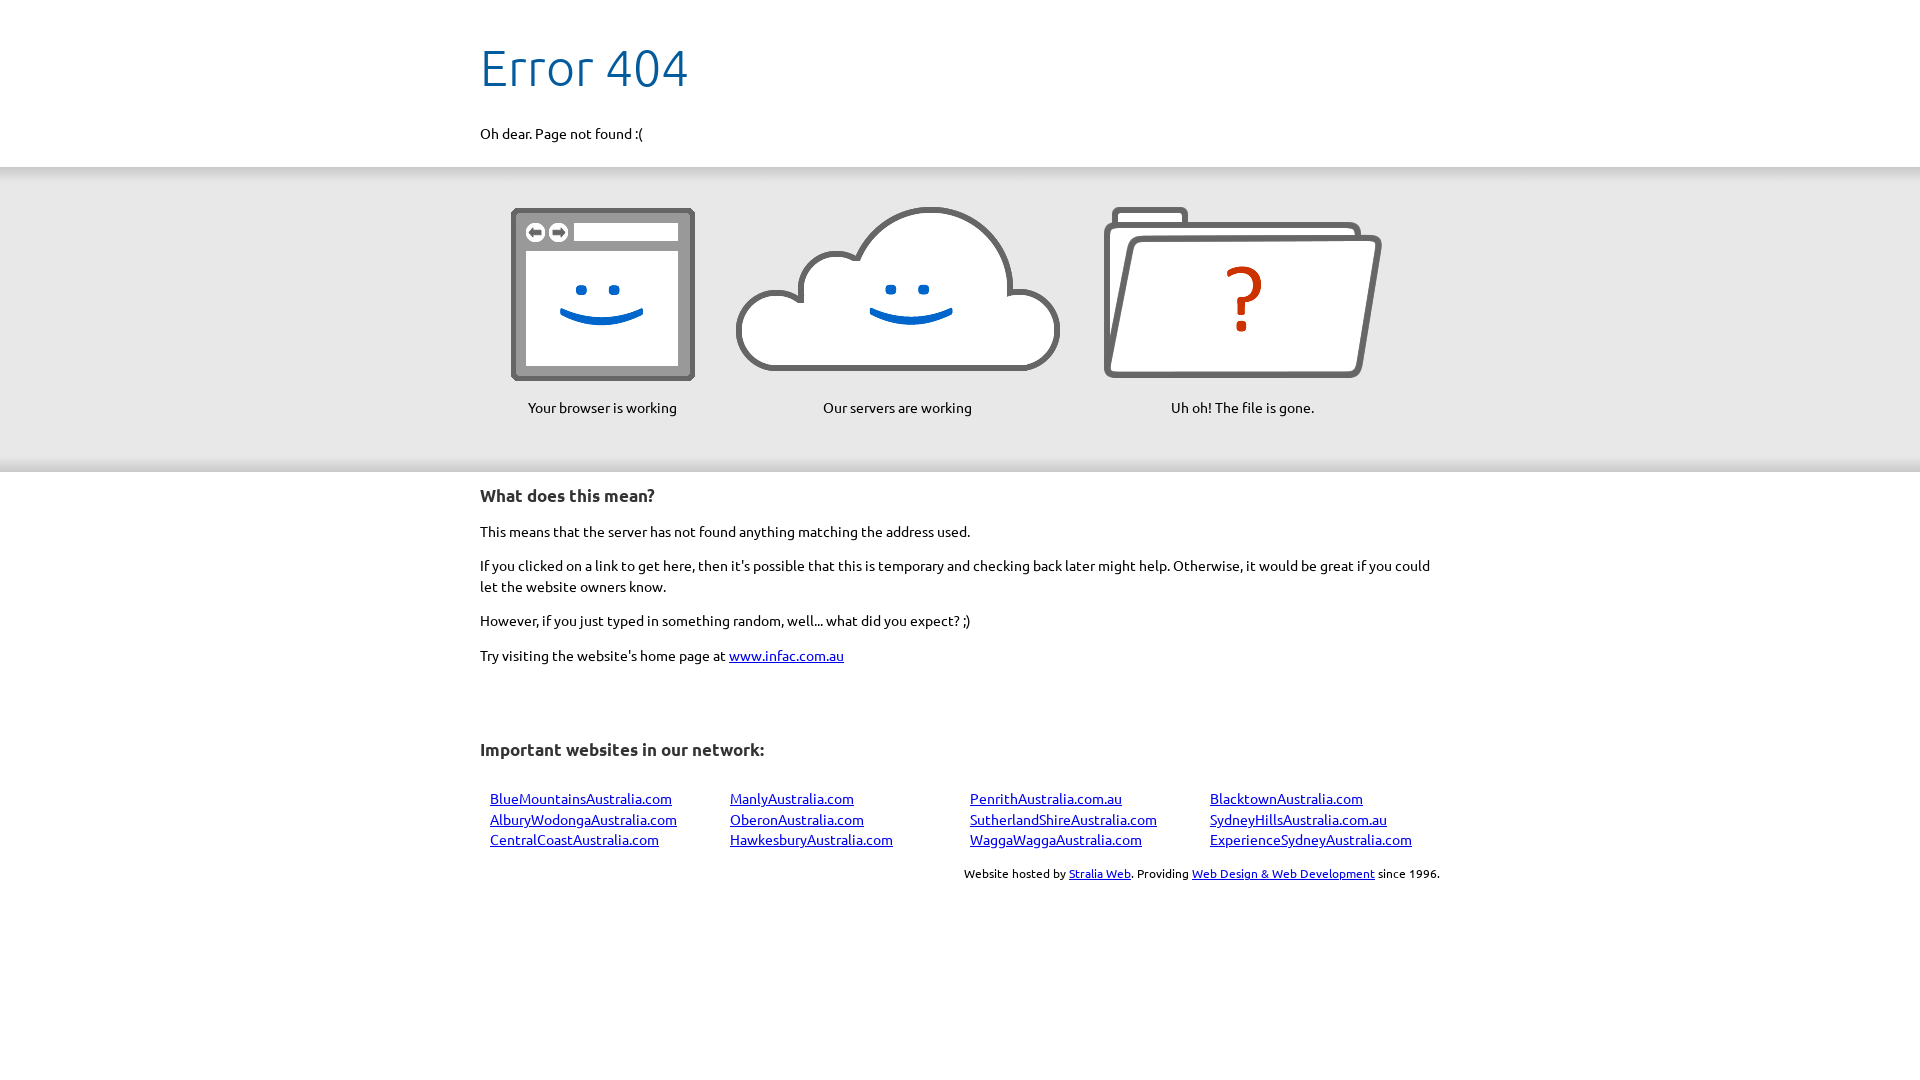 The height and width of the screenshot is (1080, 1920). I want to click on 'Web Design & Web Development', so click(1283, 871).